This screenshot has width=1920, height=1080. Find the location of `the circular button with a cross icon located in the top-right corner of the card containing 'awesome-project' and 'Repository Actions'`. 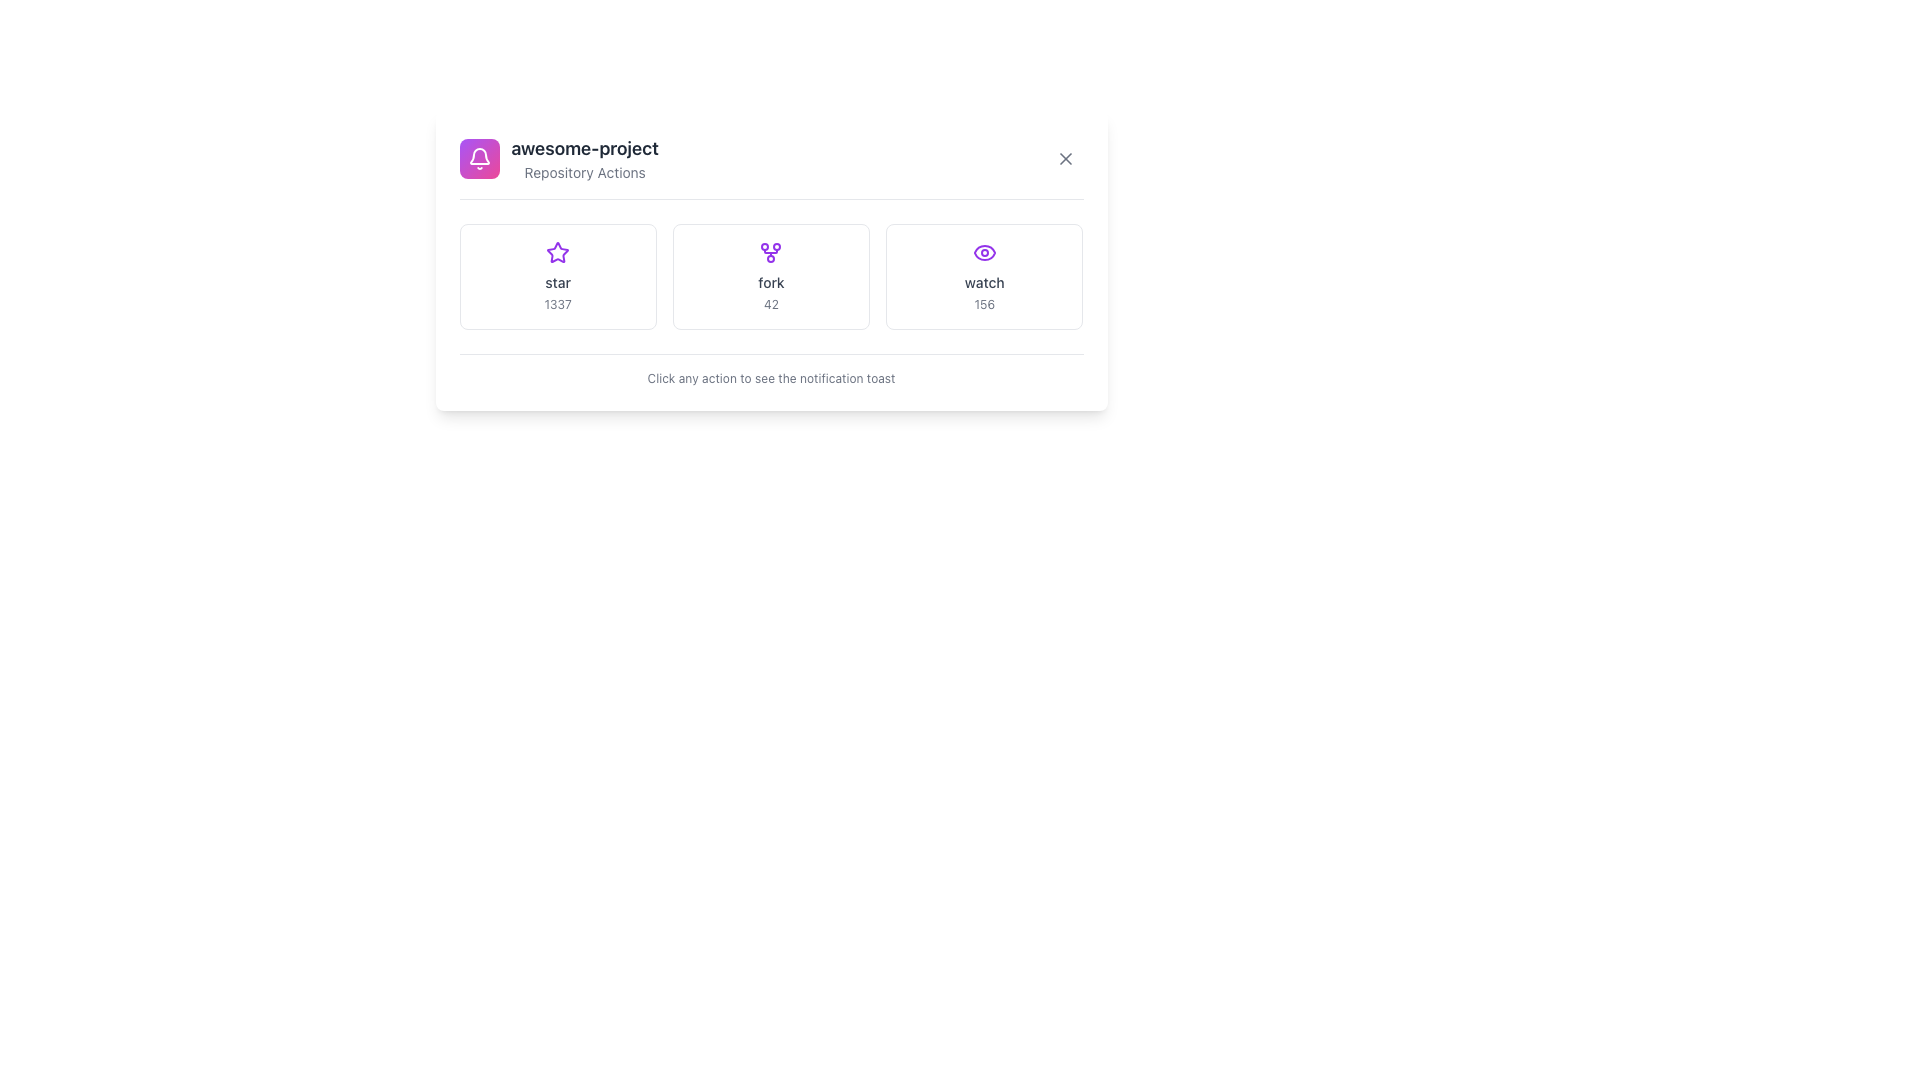

the circular button with a cross icon located in the top-right corner of the card containing 'awesome-project' and 'Repository Actions' is located at coordinates (1064, 157).